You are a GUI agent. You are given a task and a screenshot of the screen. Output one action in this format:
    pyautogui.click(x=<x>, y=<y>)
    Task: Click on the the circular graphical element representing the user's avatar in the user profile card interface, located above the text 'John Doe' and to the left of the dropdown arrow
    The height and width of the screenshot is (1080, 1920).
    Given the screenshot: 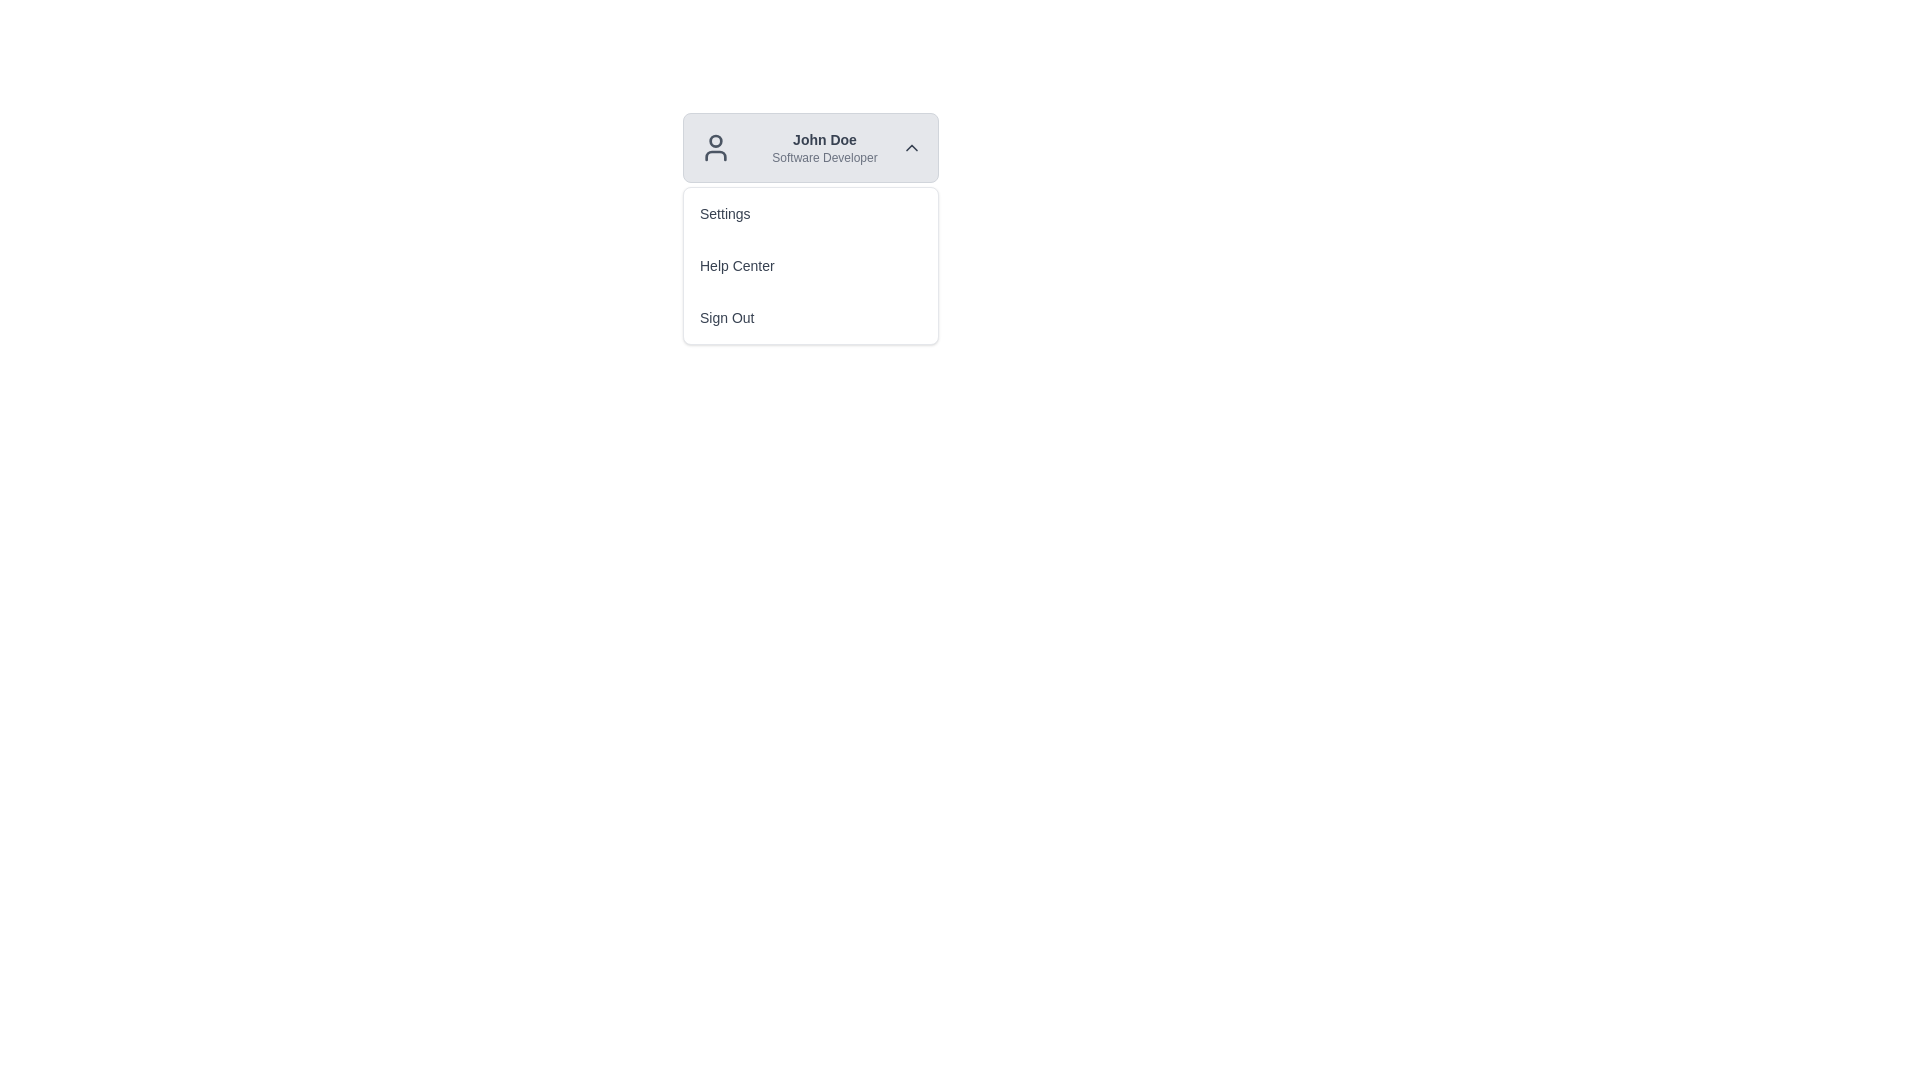 What is the action you would take?
    pyautogui.click(x=715, y=140)
    